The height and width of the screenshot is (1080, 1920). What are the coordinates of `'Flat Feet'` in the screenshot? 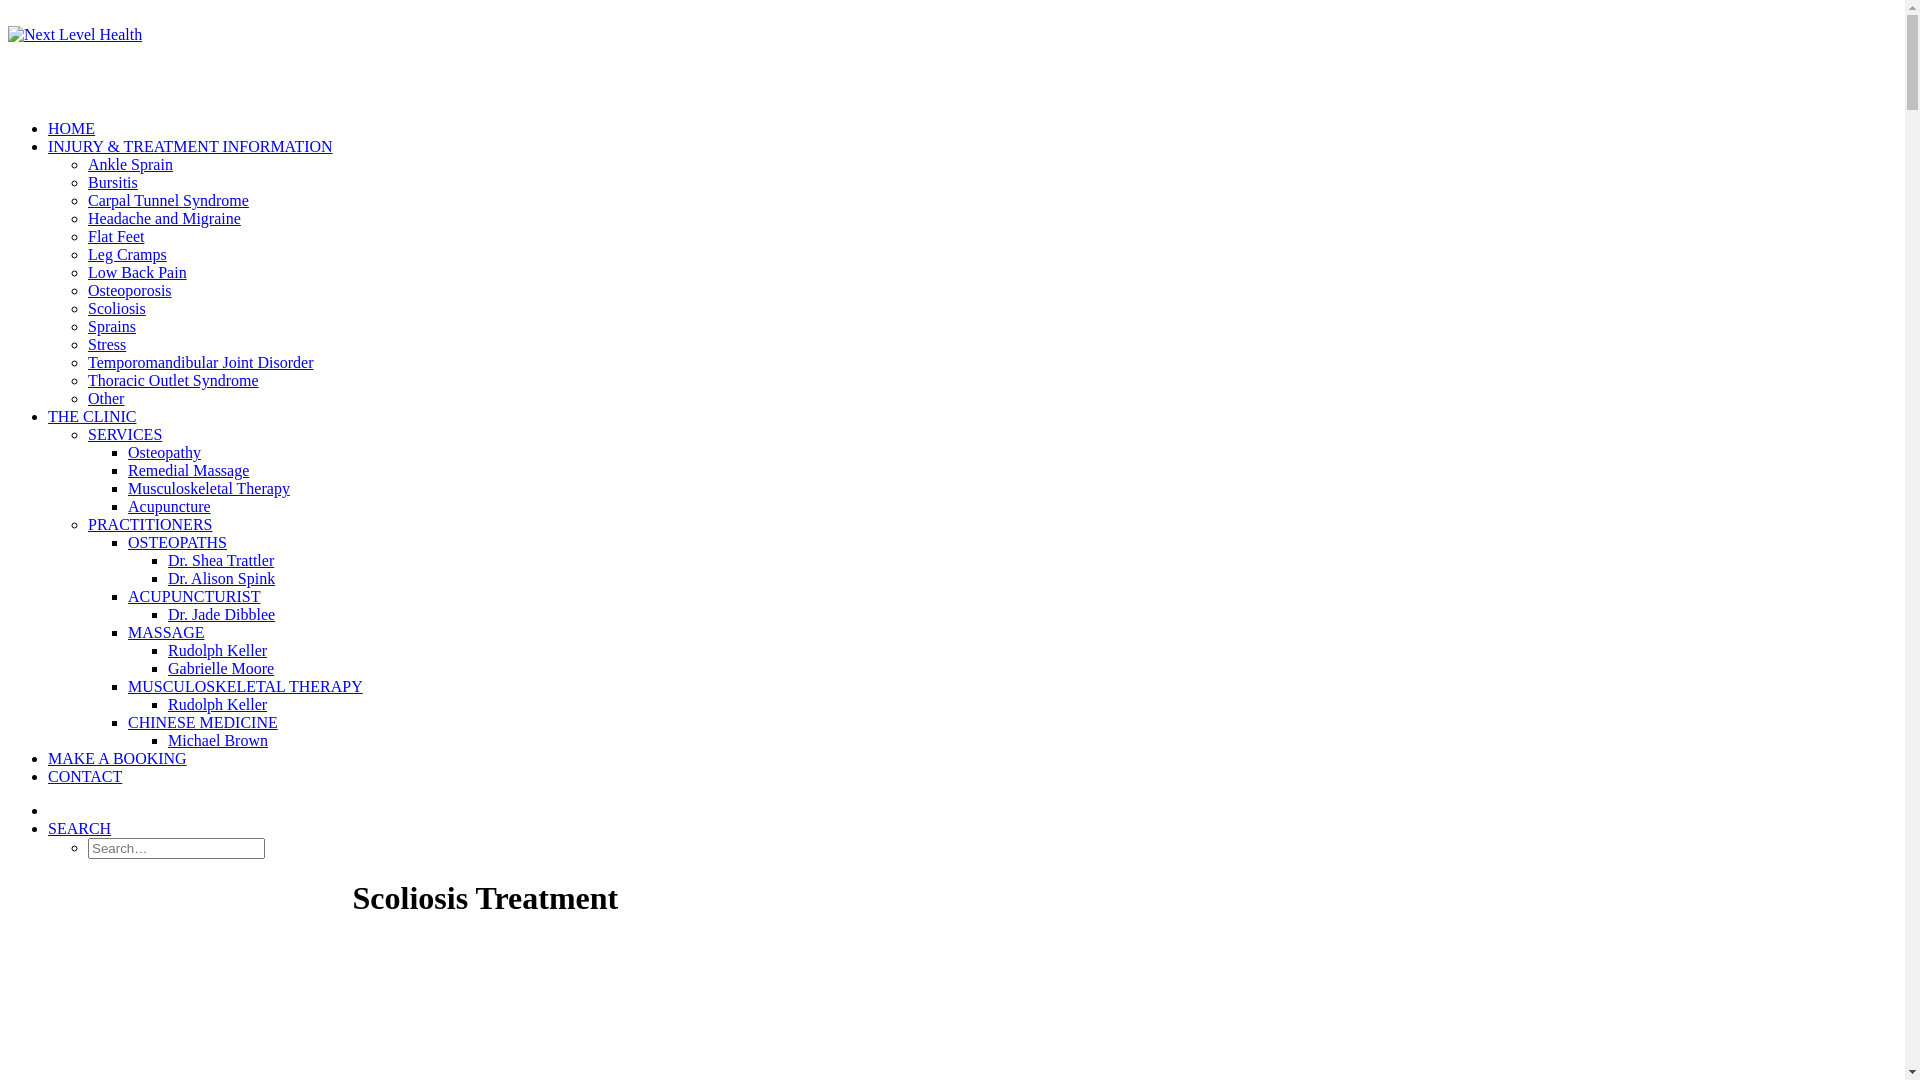 It's located at (114, 235).